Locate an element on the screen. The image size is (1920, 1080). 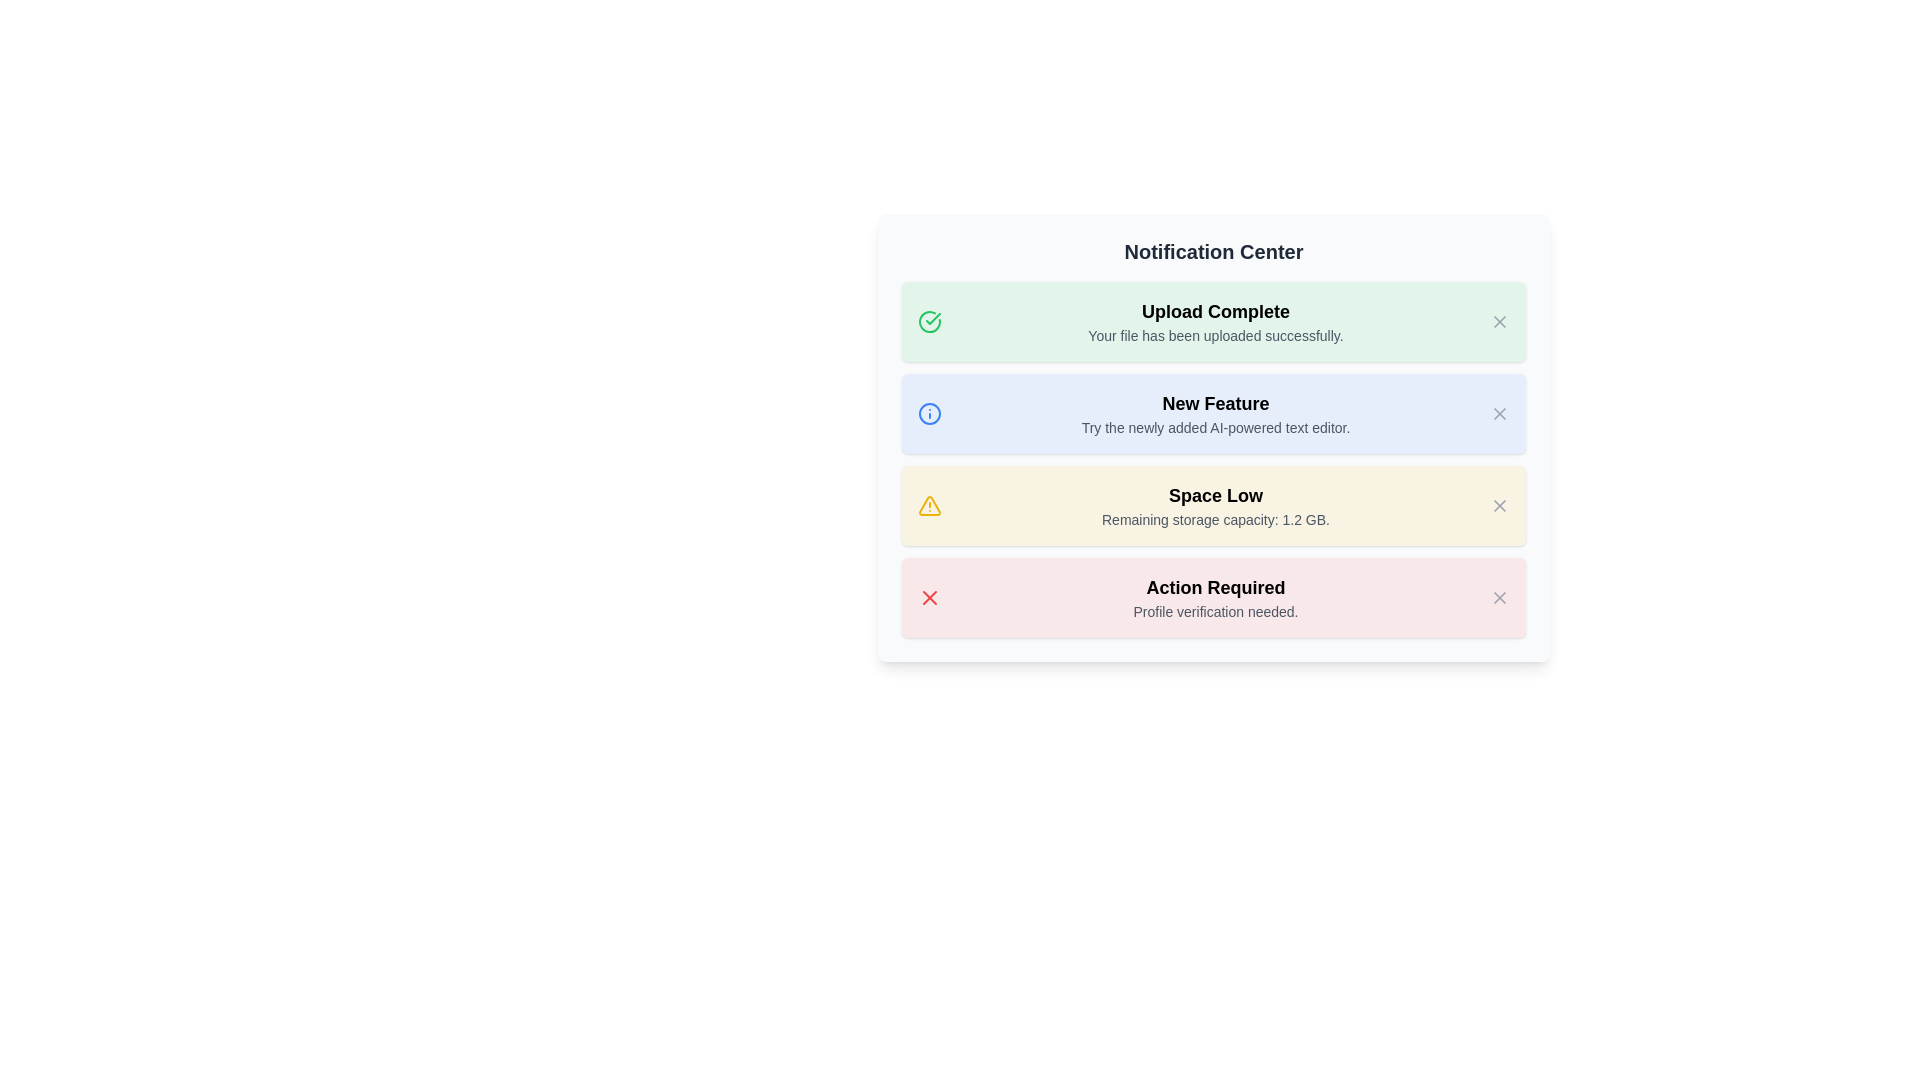
the close button icon located at the top-right corner of the 'Space Low' notification card is located at coordinates (1499, 504).